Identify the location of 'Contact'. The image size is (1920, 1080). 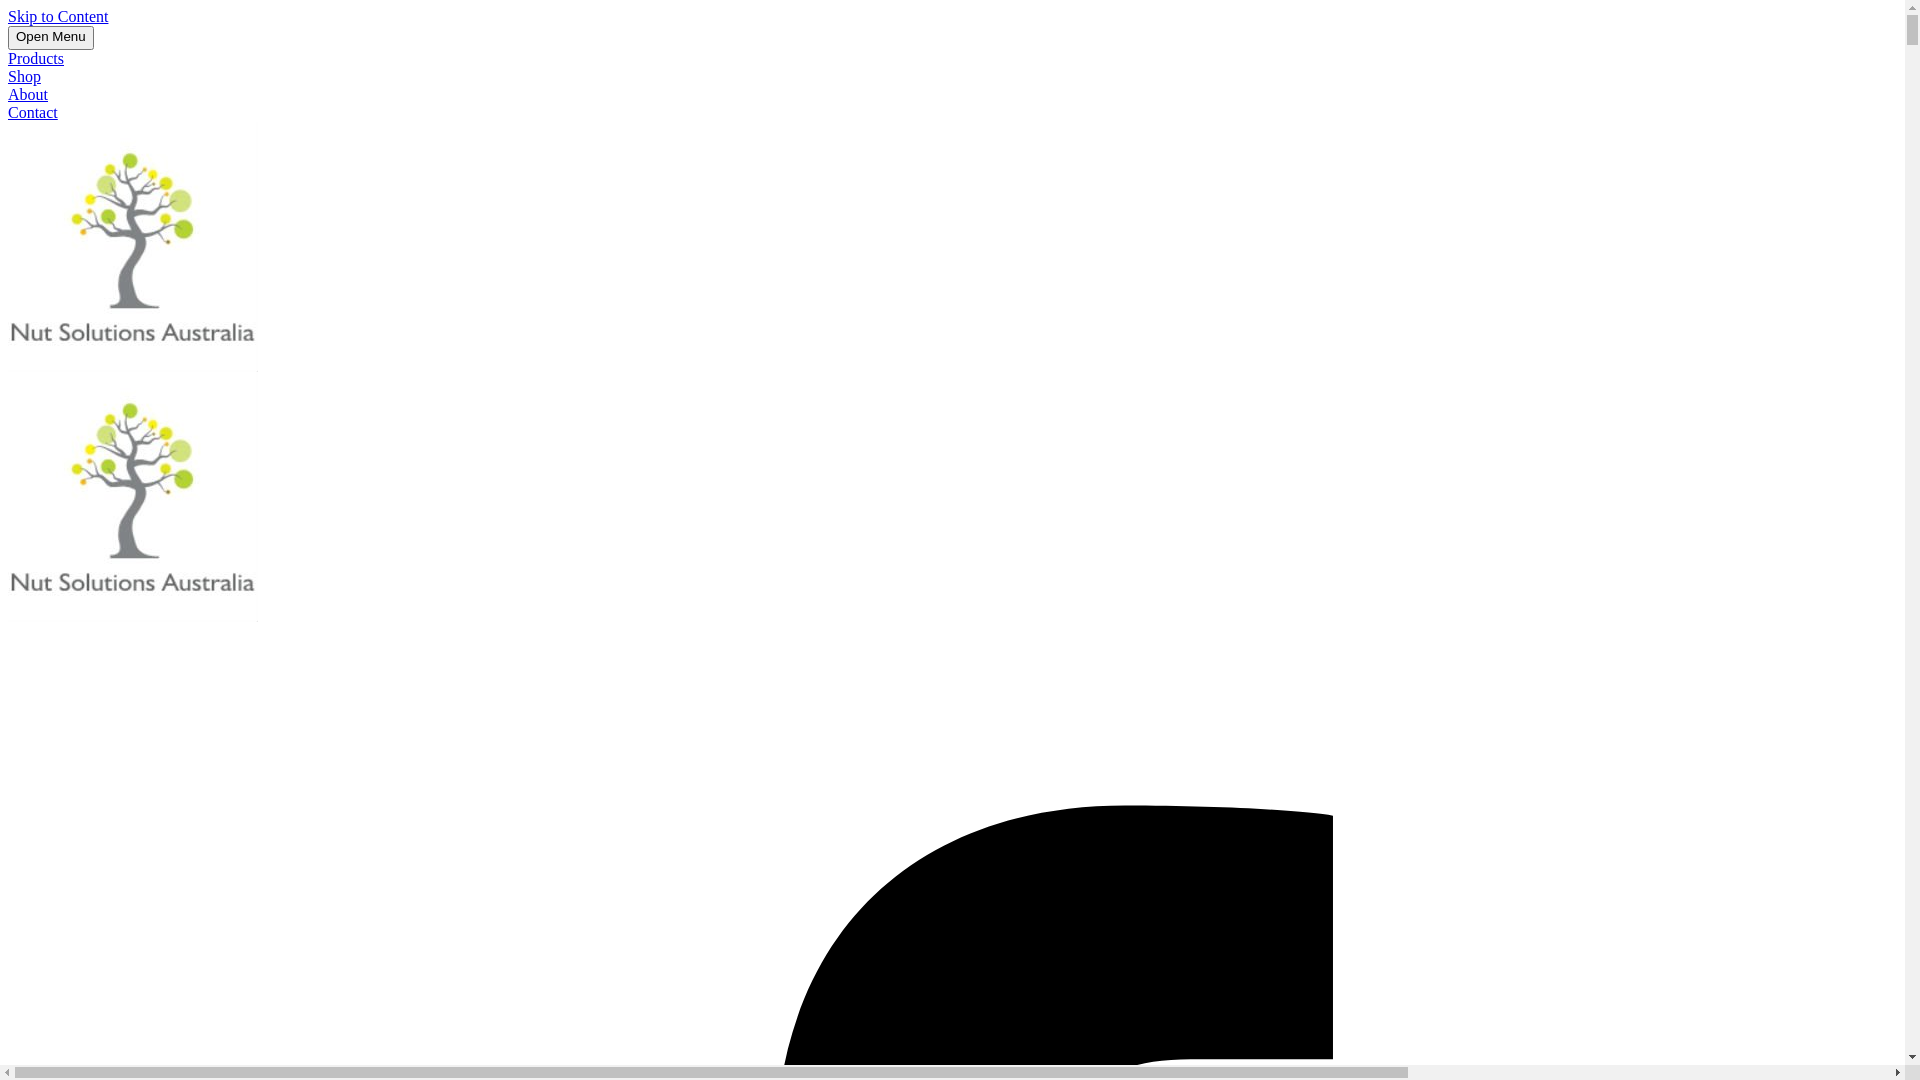
(33, 112).